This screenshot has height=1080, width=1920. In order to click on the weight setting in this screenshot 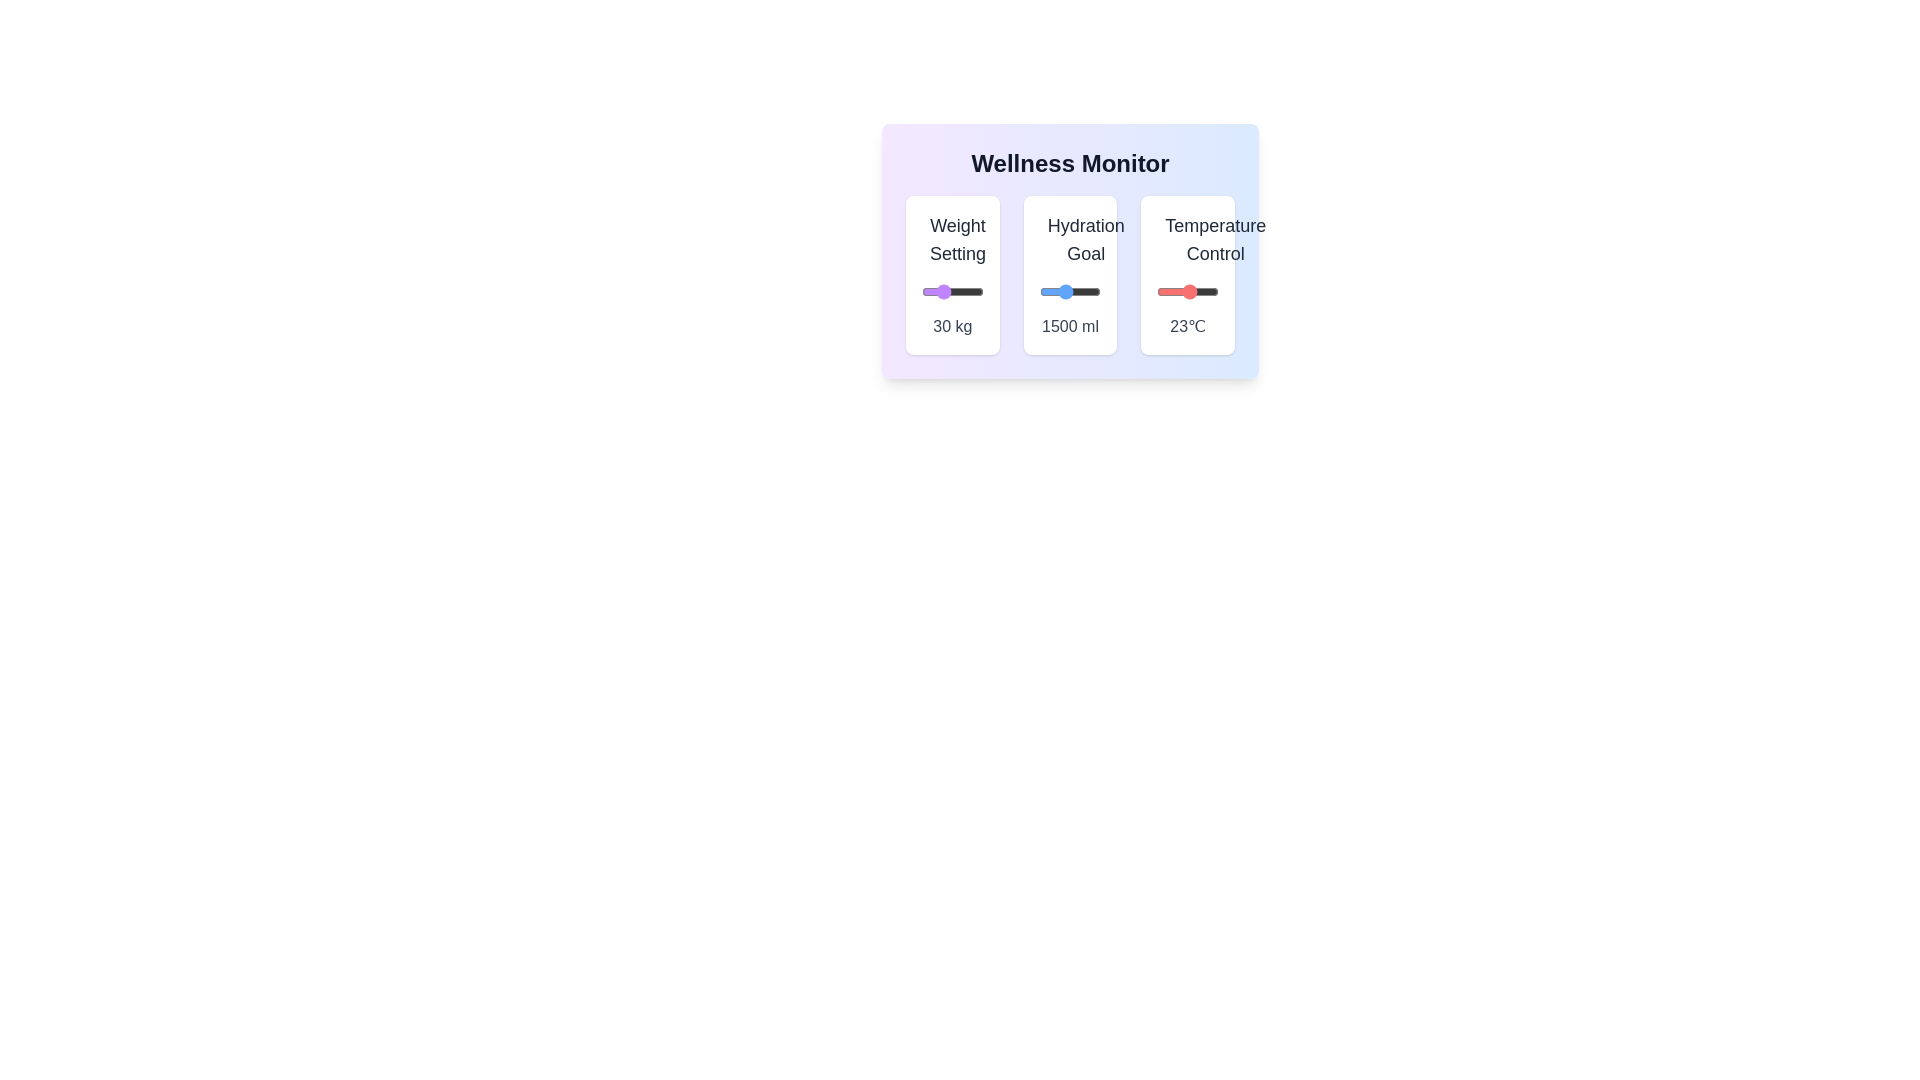, I will do `click(955, 292)`.